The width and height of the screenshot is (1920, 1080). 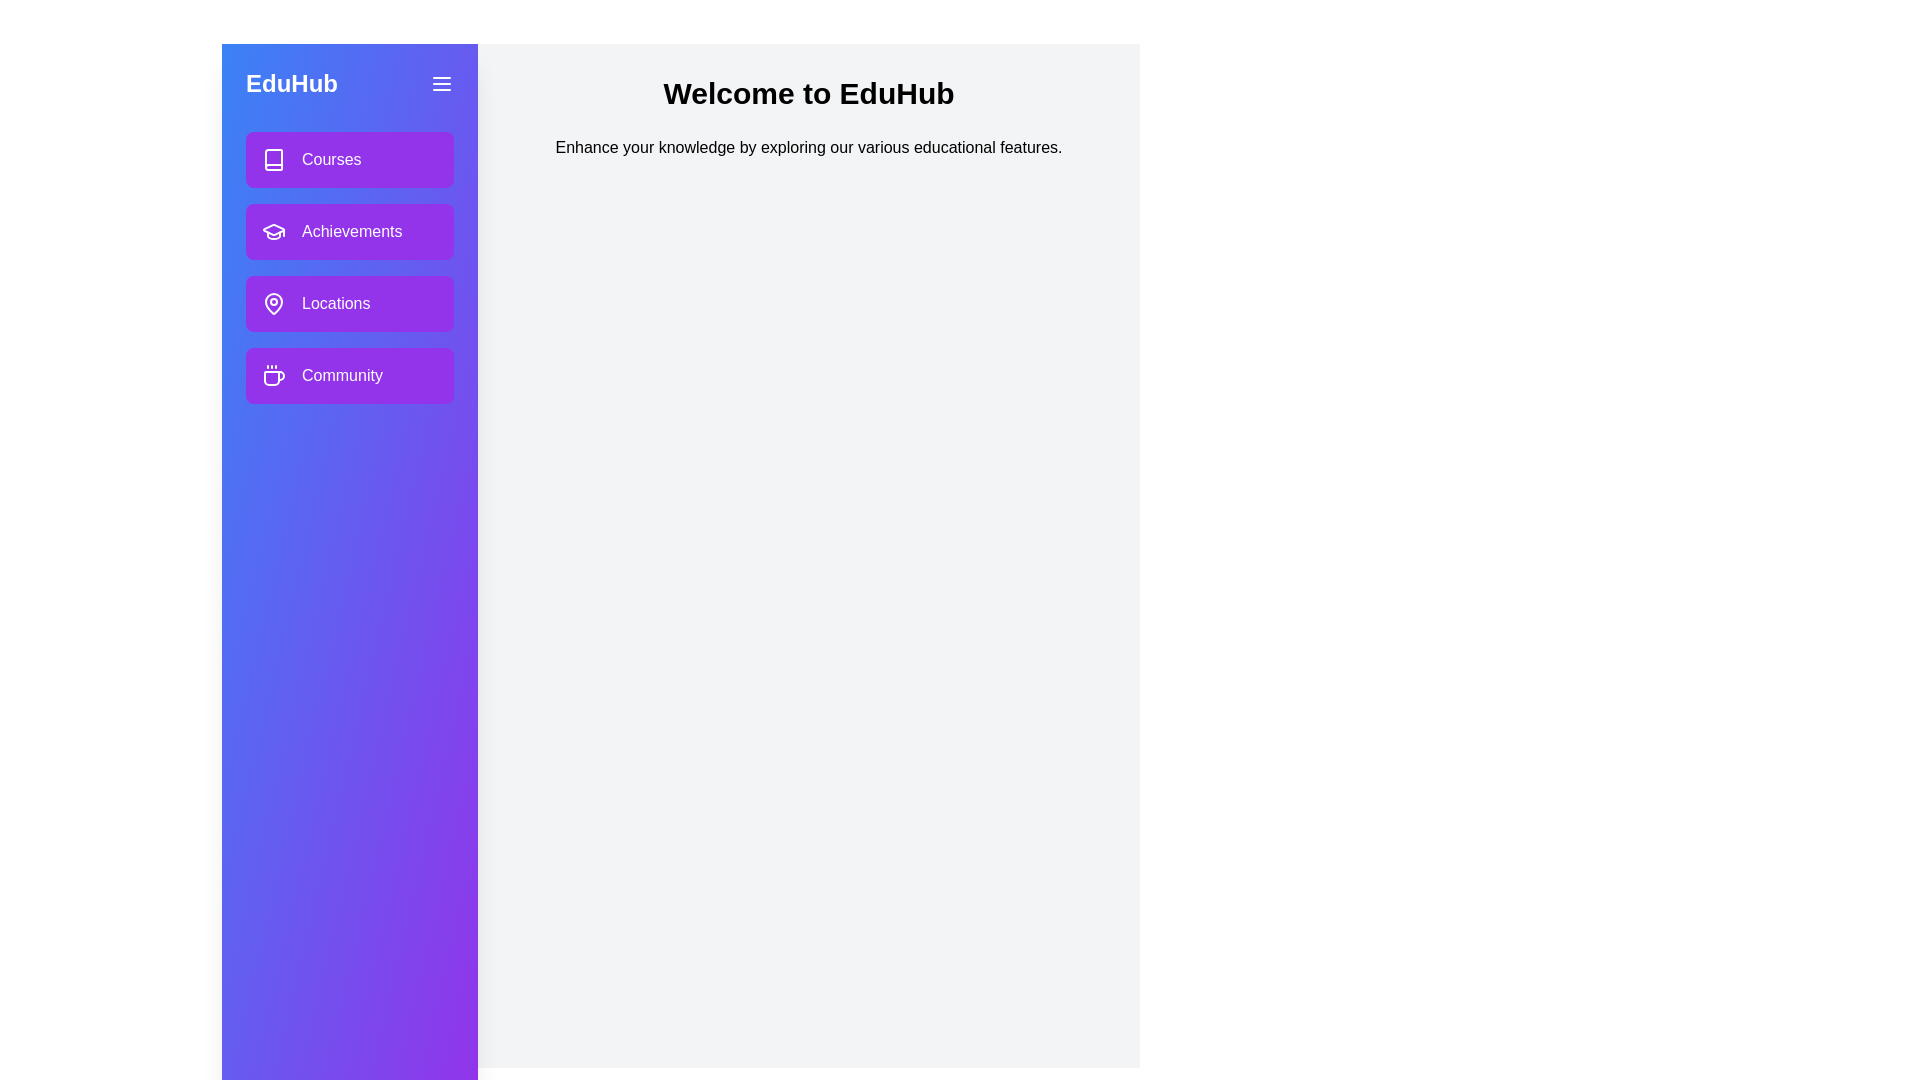 I want to click on menu button to toggle the drawer visibility, so click(x=440, y=83).